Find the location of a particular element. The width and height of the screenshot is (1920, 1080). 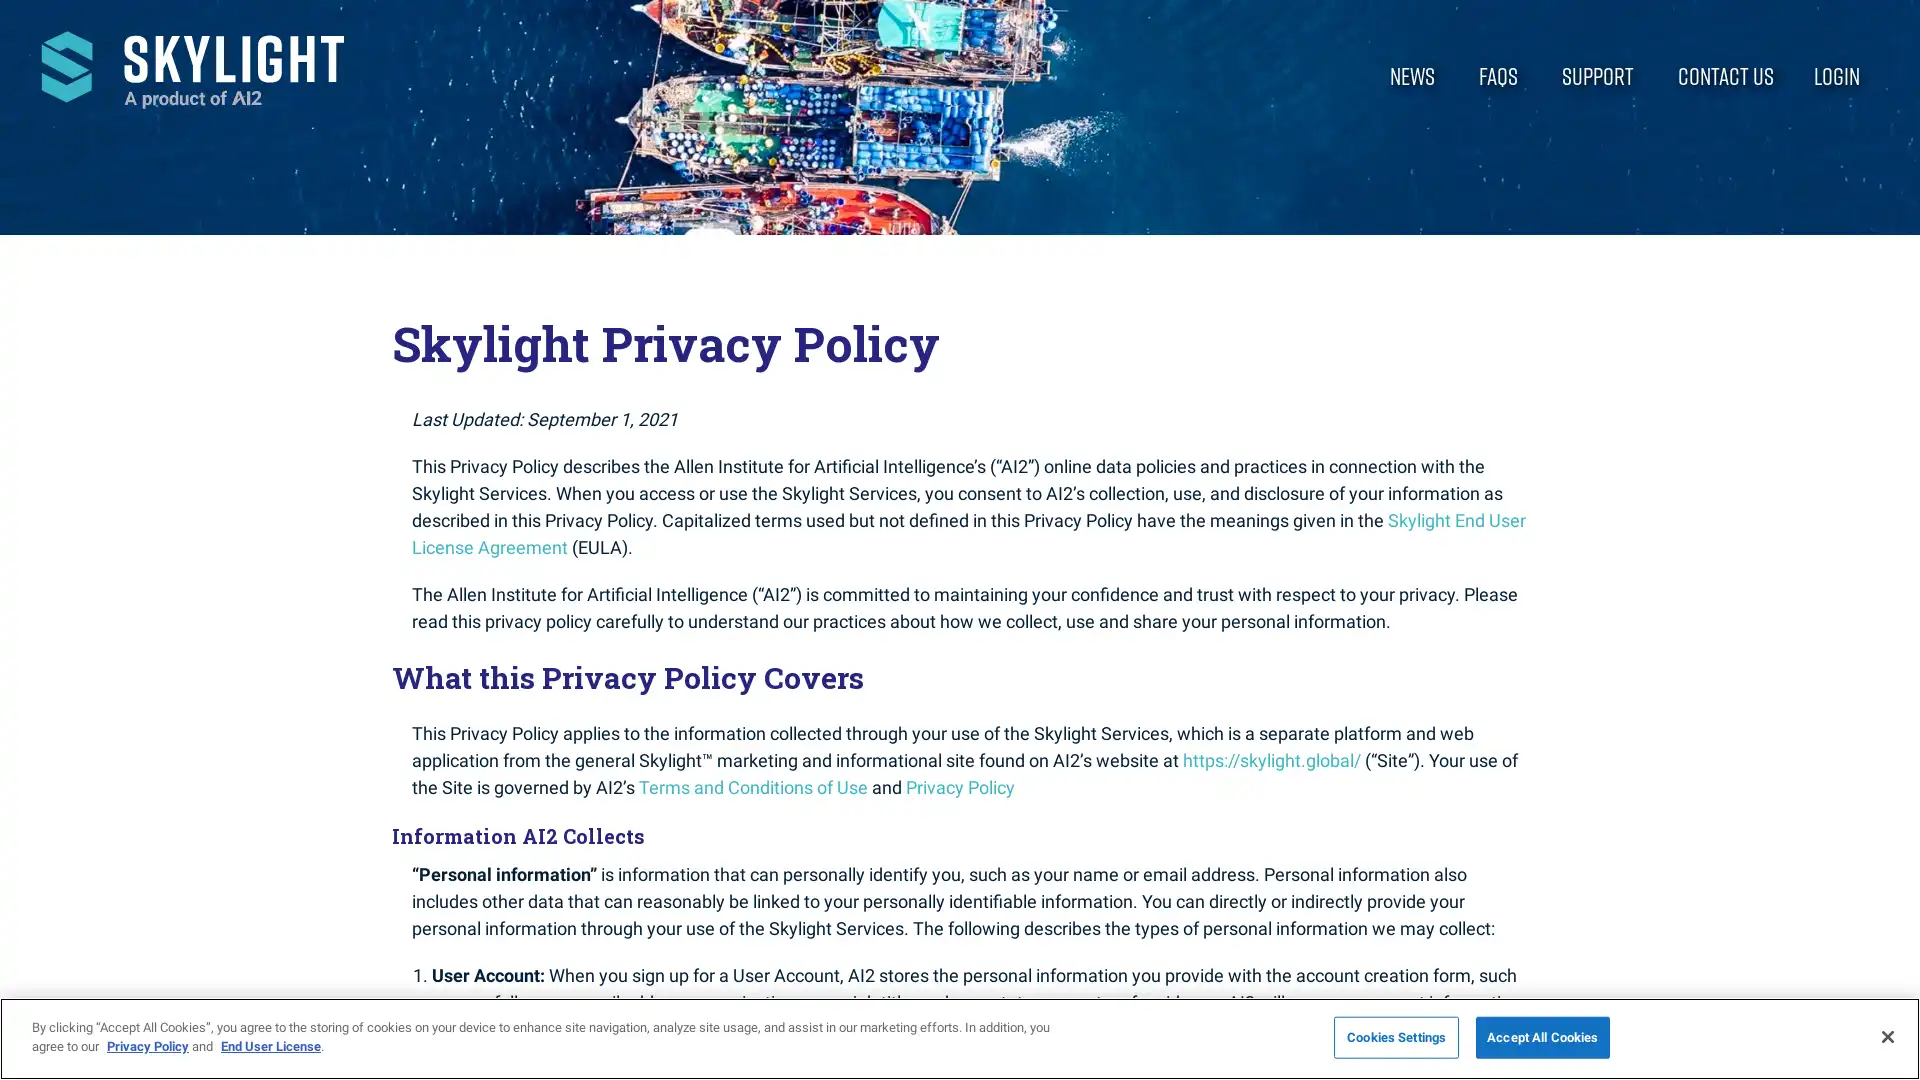

Cookies Settings is located at coordinates (1395, 1036).